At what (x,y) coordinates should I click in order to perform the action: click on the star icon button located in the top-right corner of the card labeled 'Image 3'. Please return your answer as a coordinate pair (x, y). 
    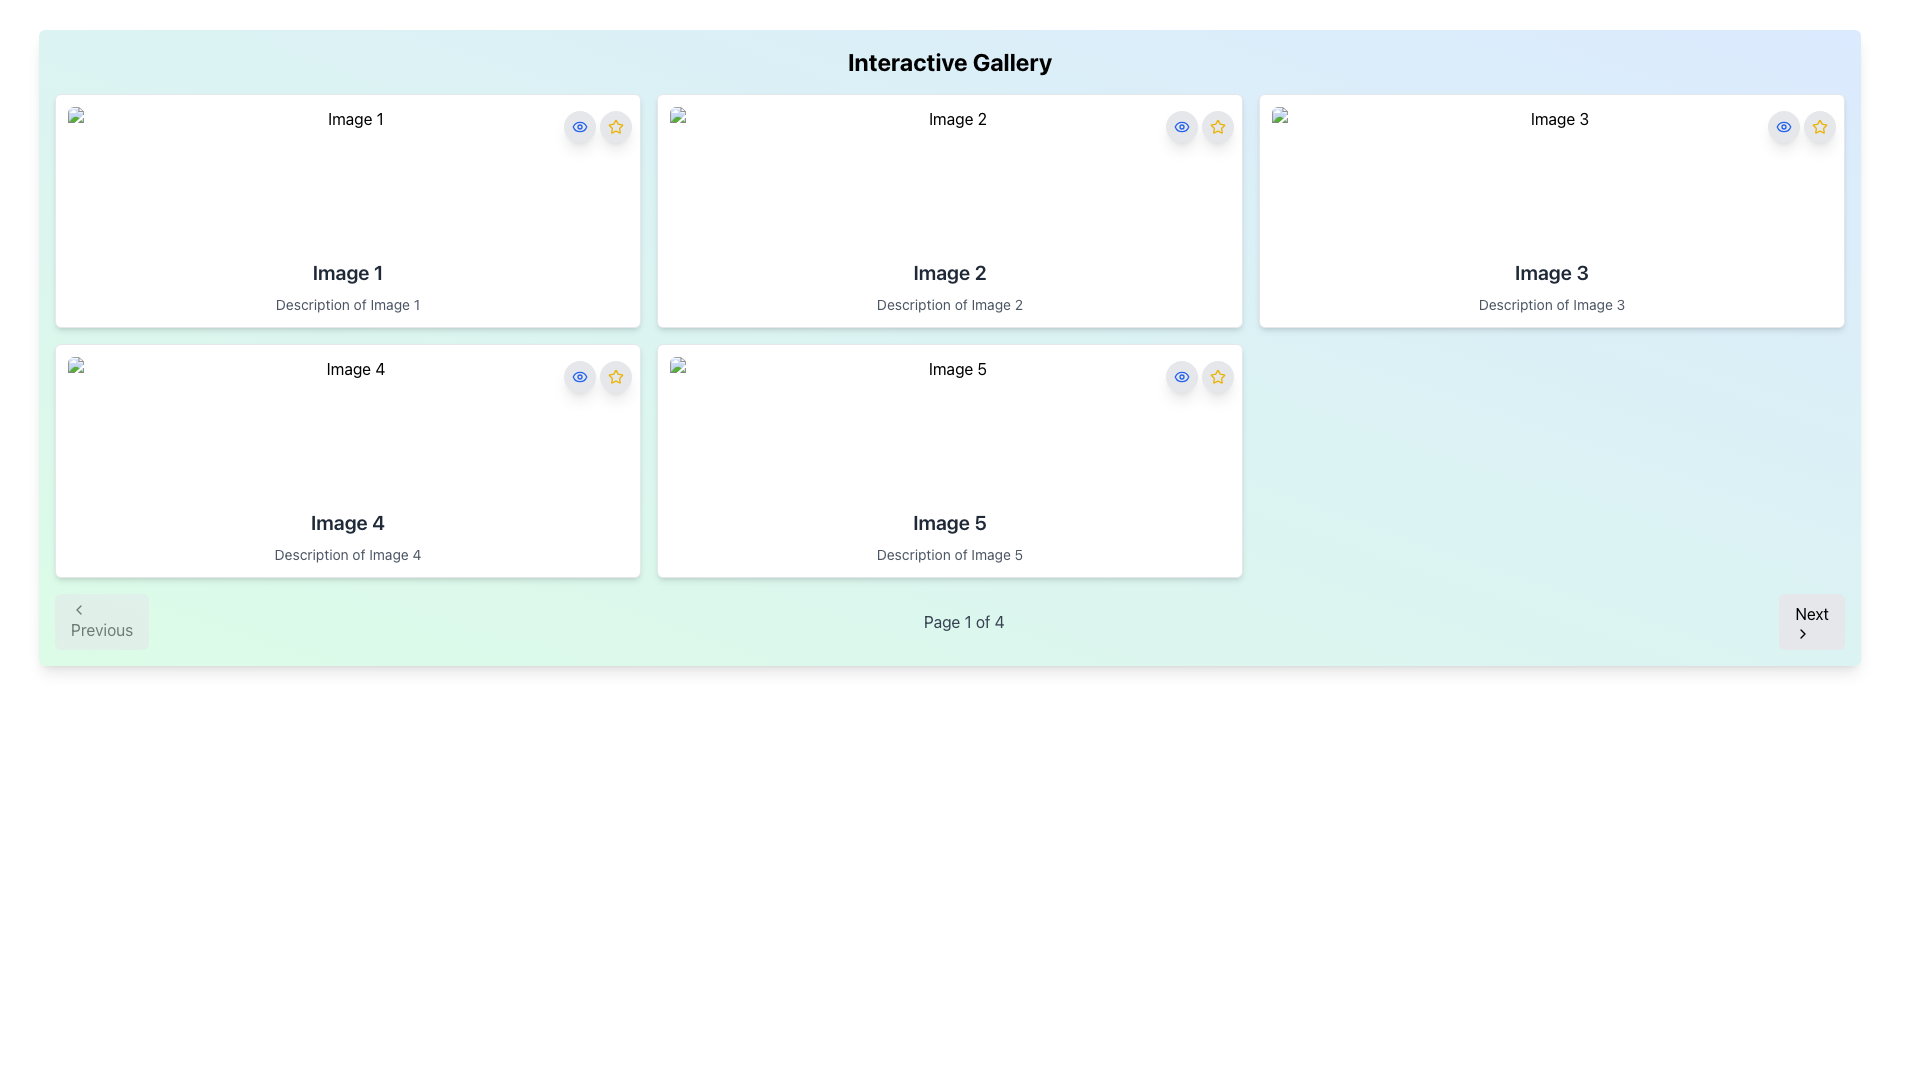
    Looking at the image, I should click on (1819, 127).